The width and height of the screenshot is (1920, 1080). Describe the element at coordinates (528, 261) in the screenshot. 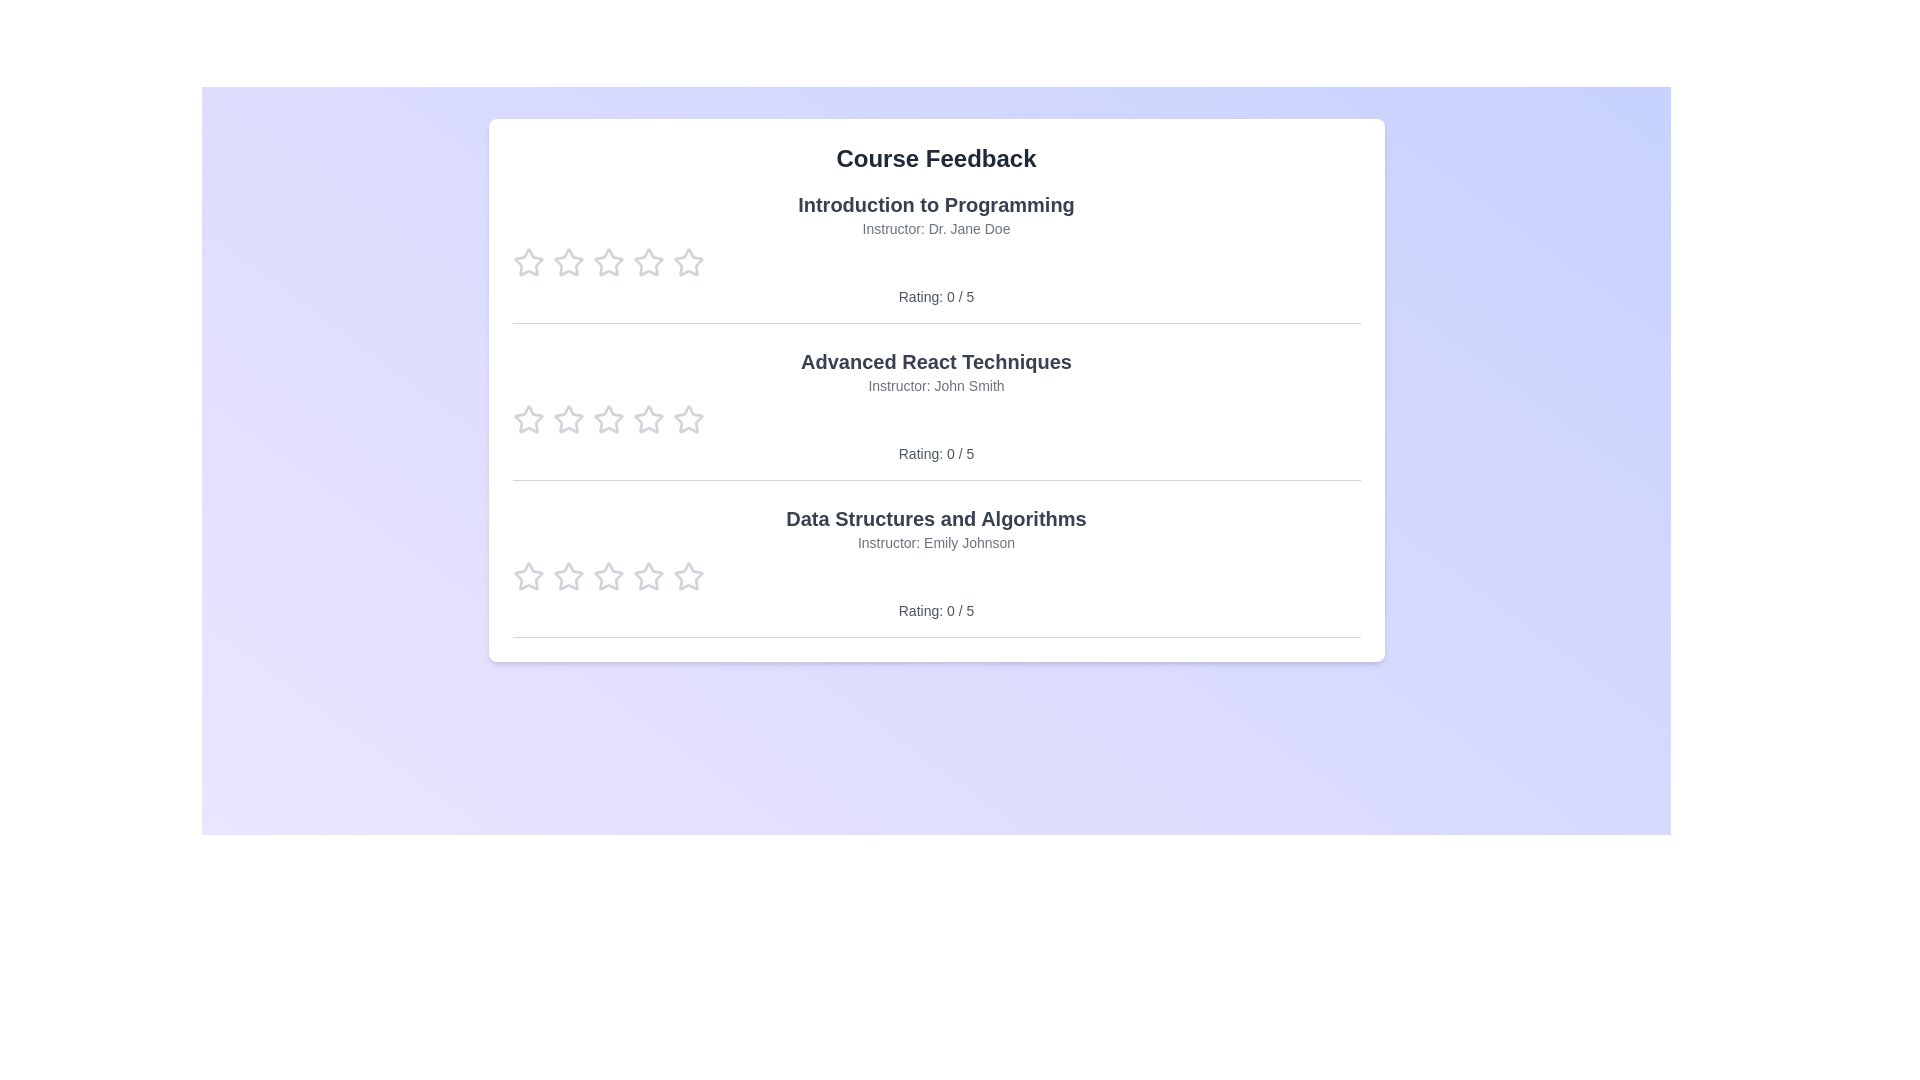

I see `the first star icon of the first course to observe its hover effect` at that location.